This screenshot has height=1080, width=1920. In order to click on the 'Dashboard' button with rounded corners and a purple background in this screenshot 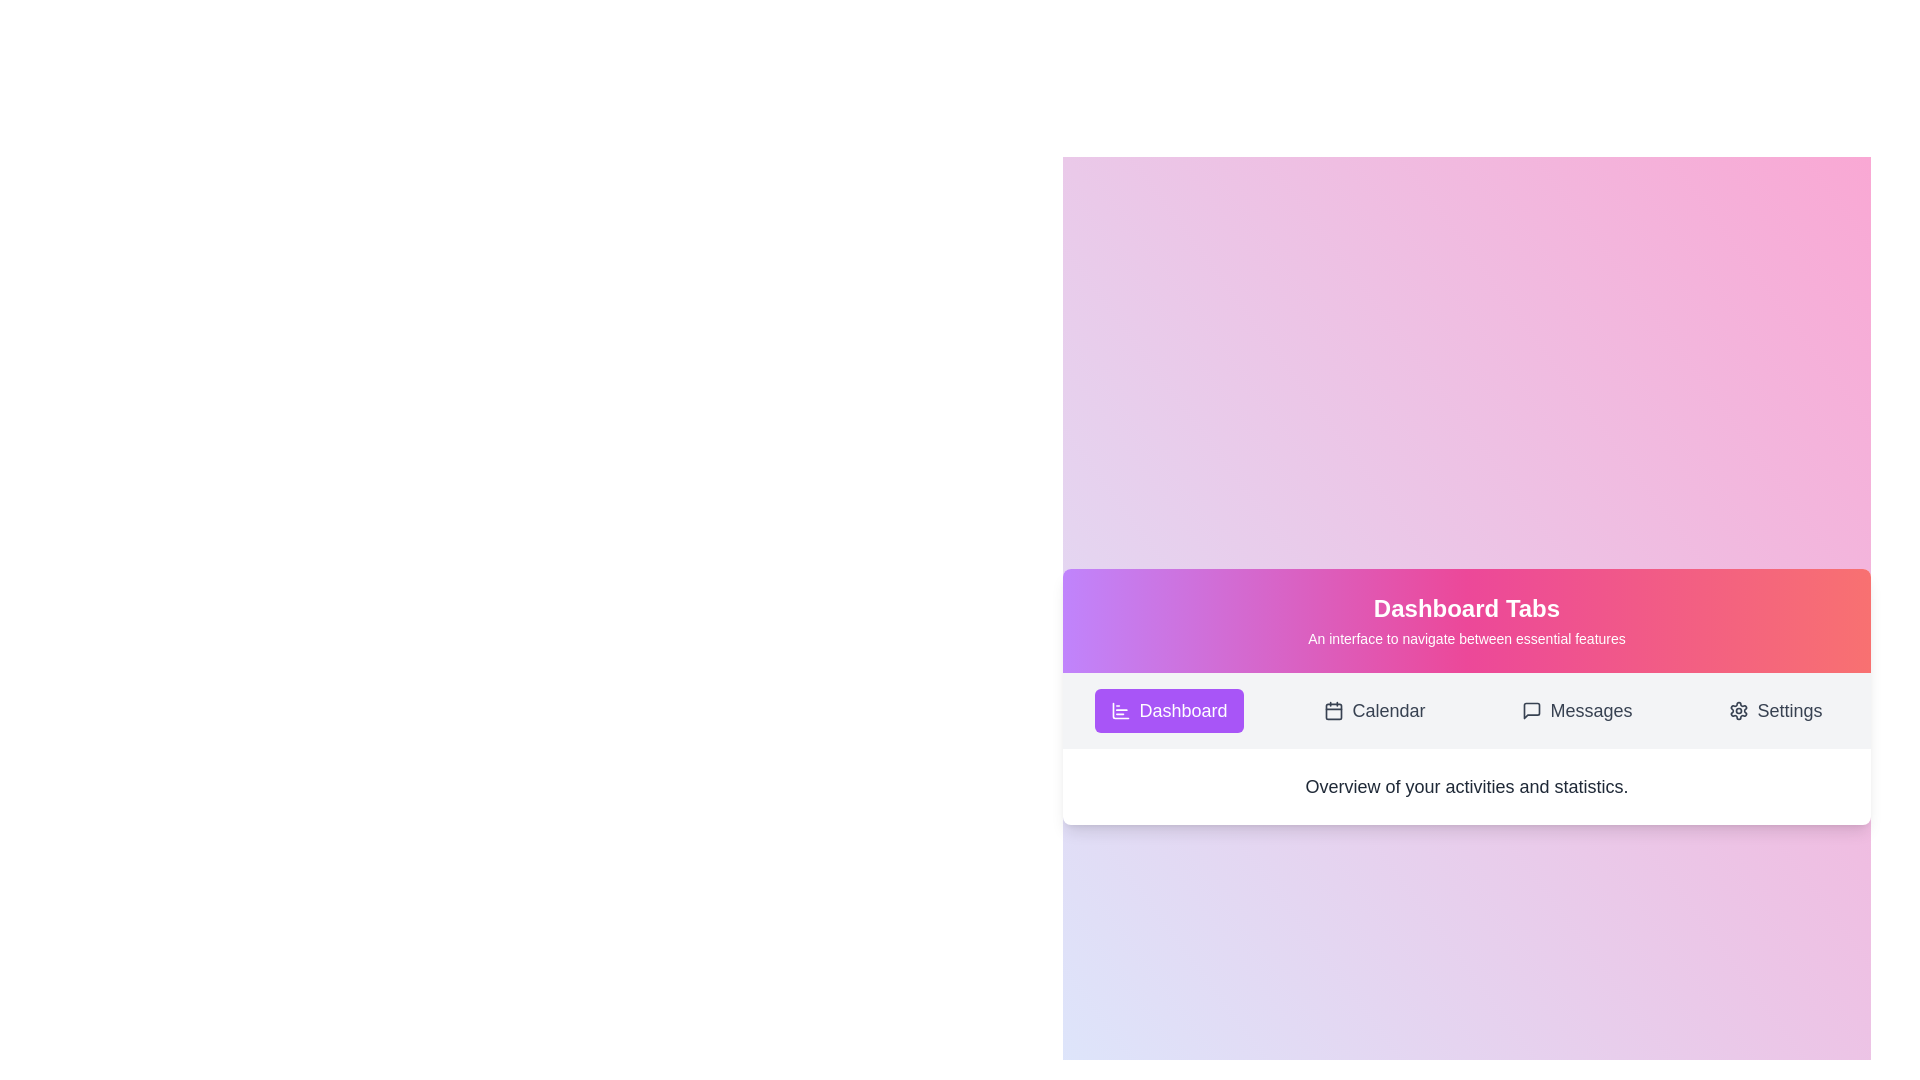, I will do `click(1169, 709)`.